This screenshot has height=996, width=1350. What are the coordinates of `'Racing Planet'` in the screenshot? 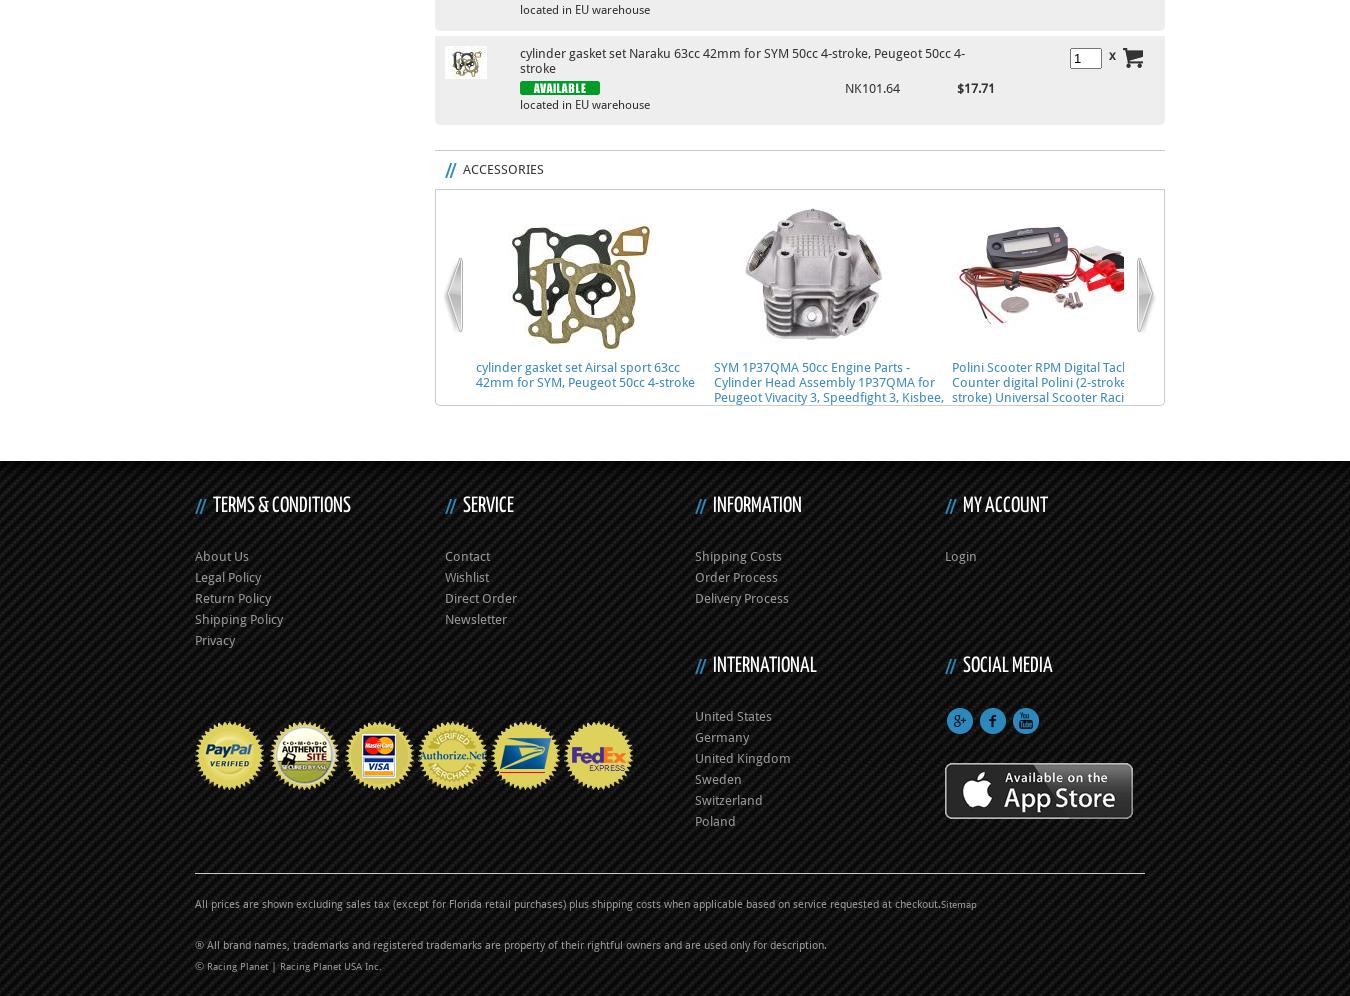 It's located at (237, 965).